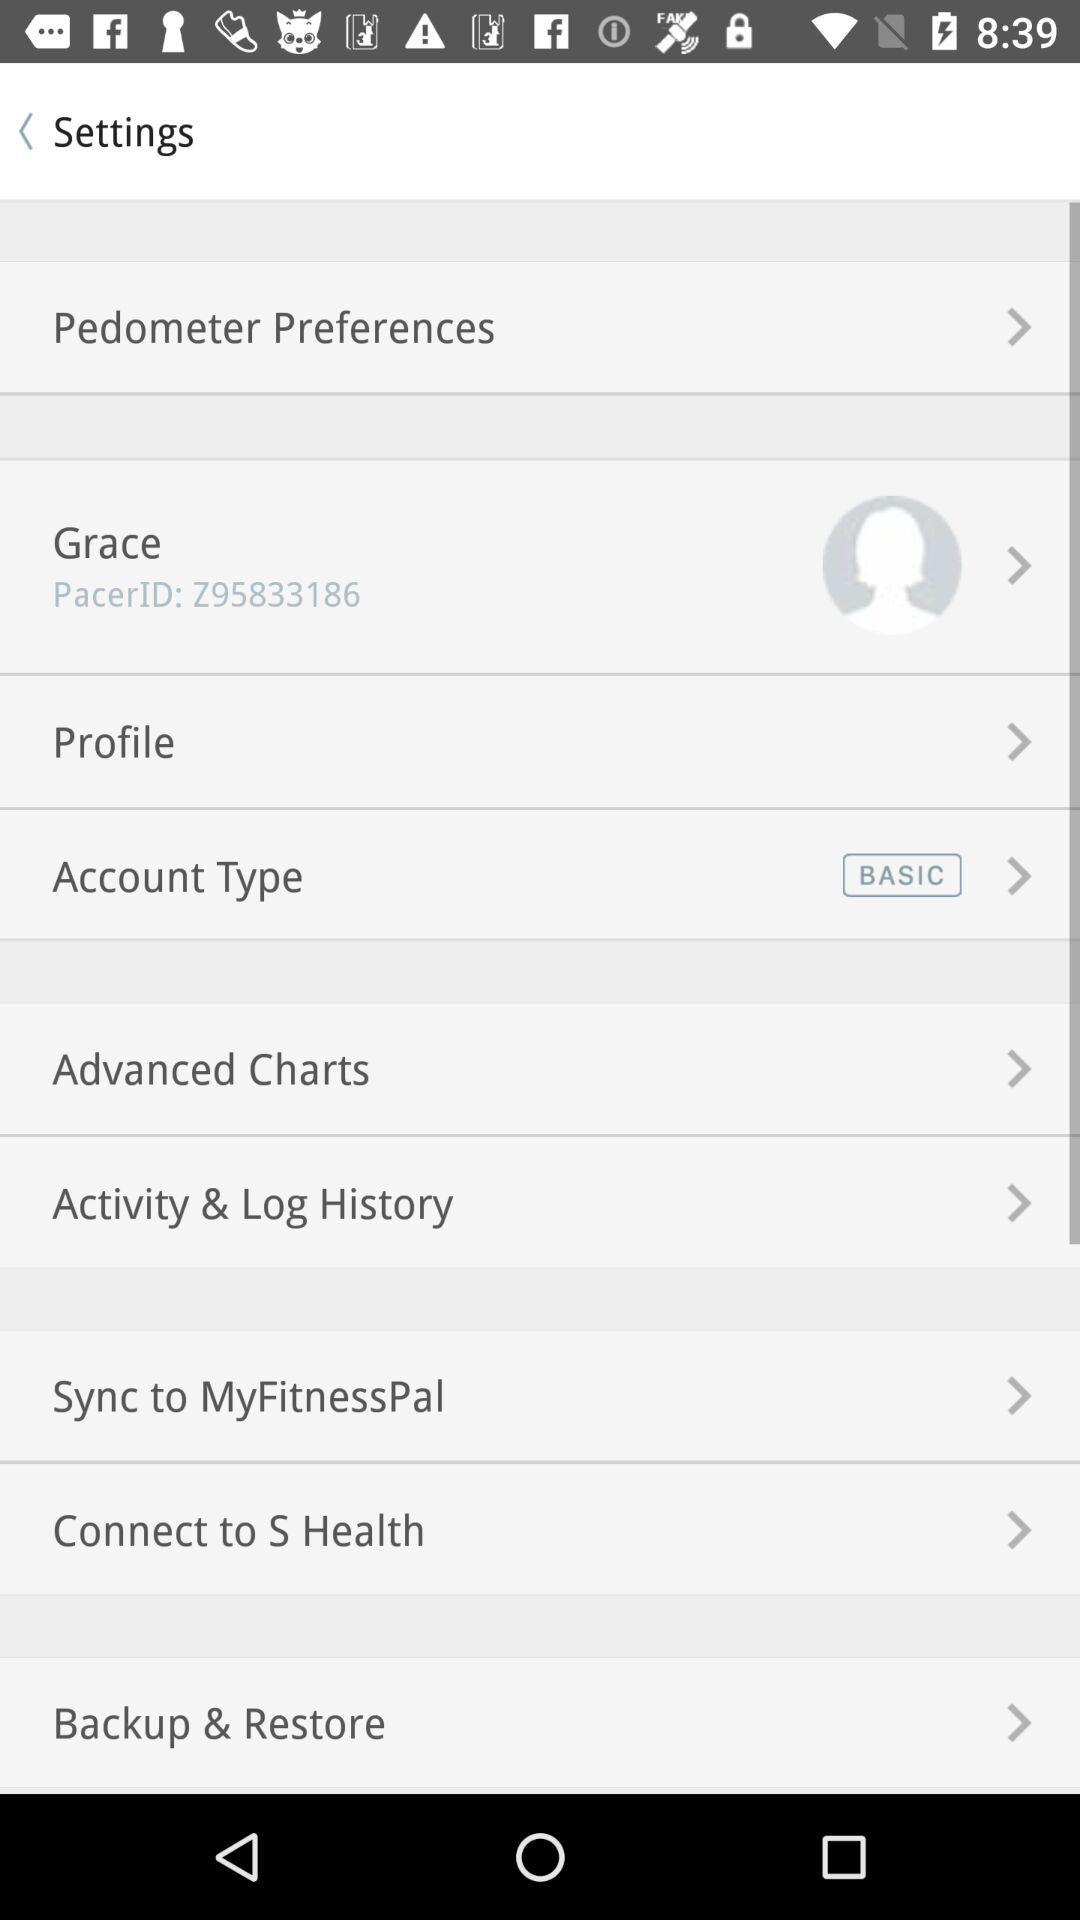 Image resolution: width=1080 pixels, height=1920 pixels. I want to click on activity & log history, so click(225, 1201).